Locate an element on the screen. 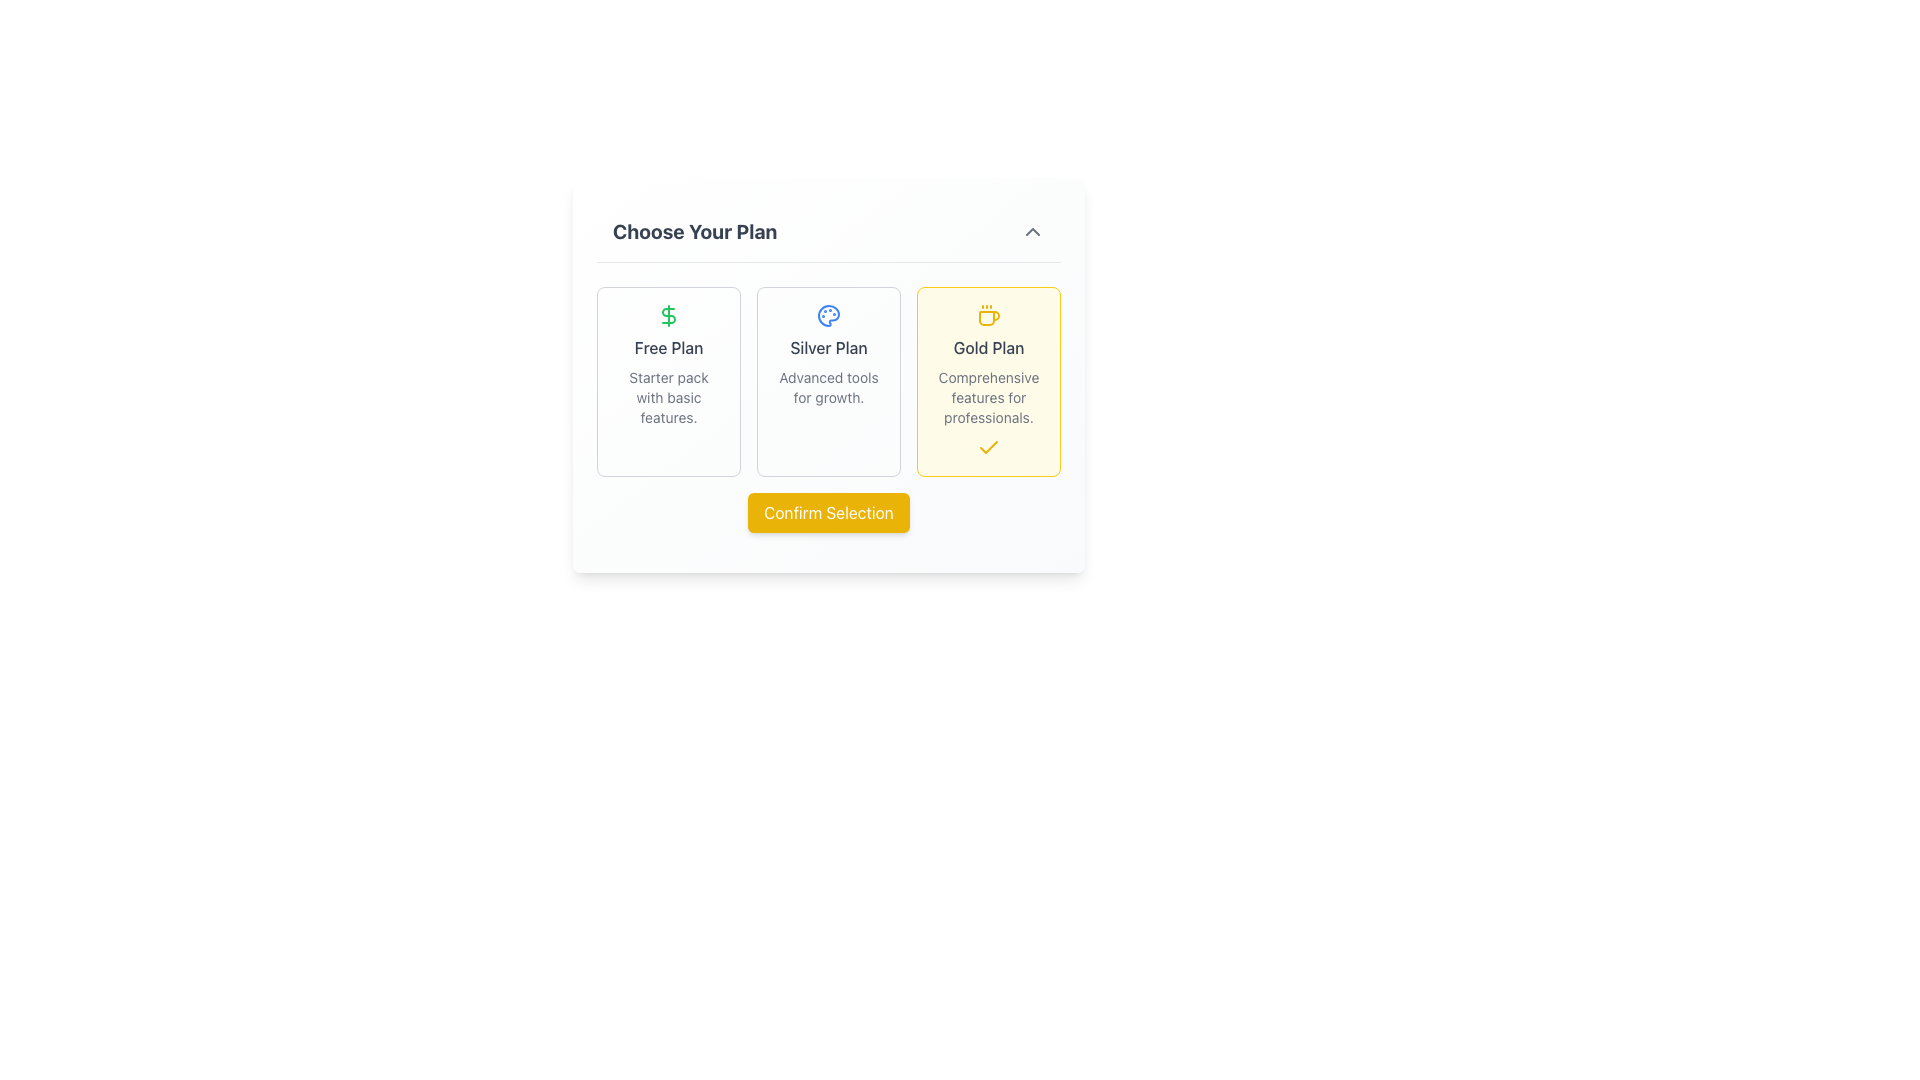  the 'Silver Plan' icon is located at coordinates (829, 315).